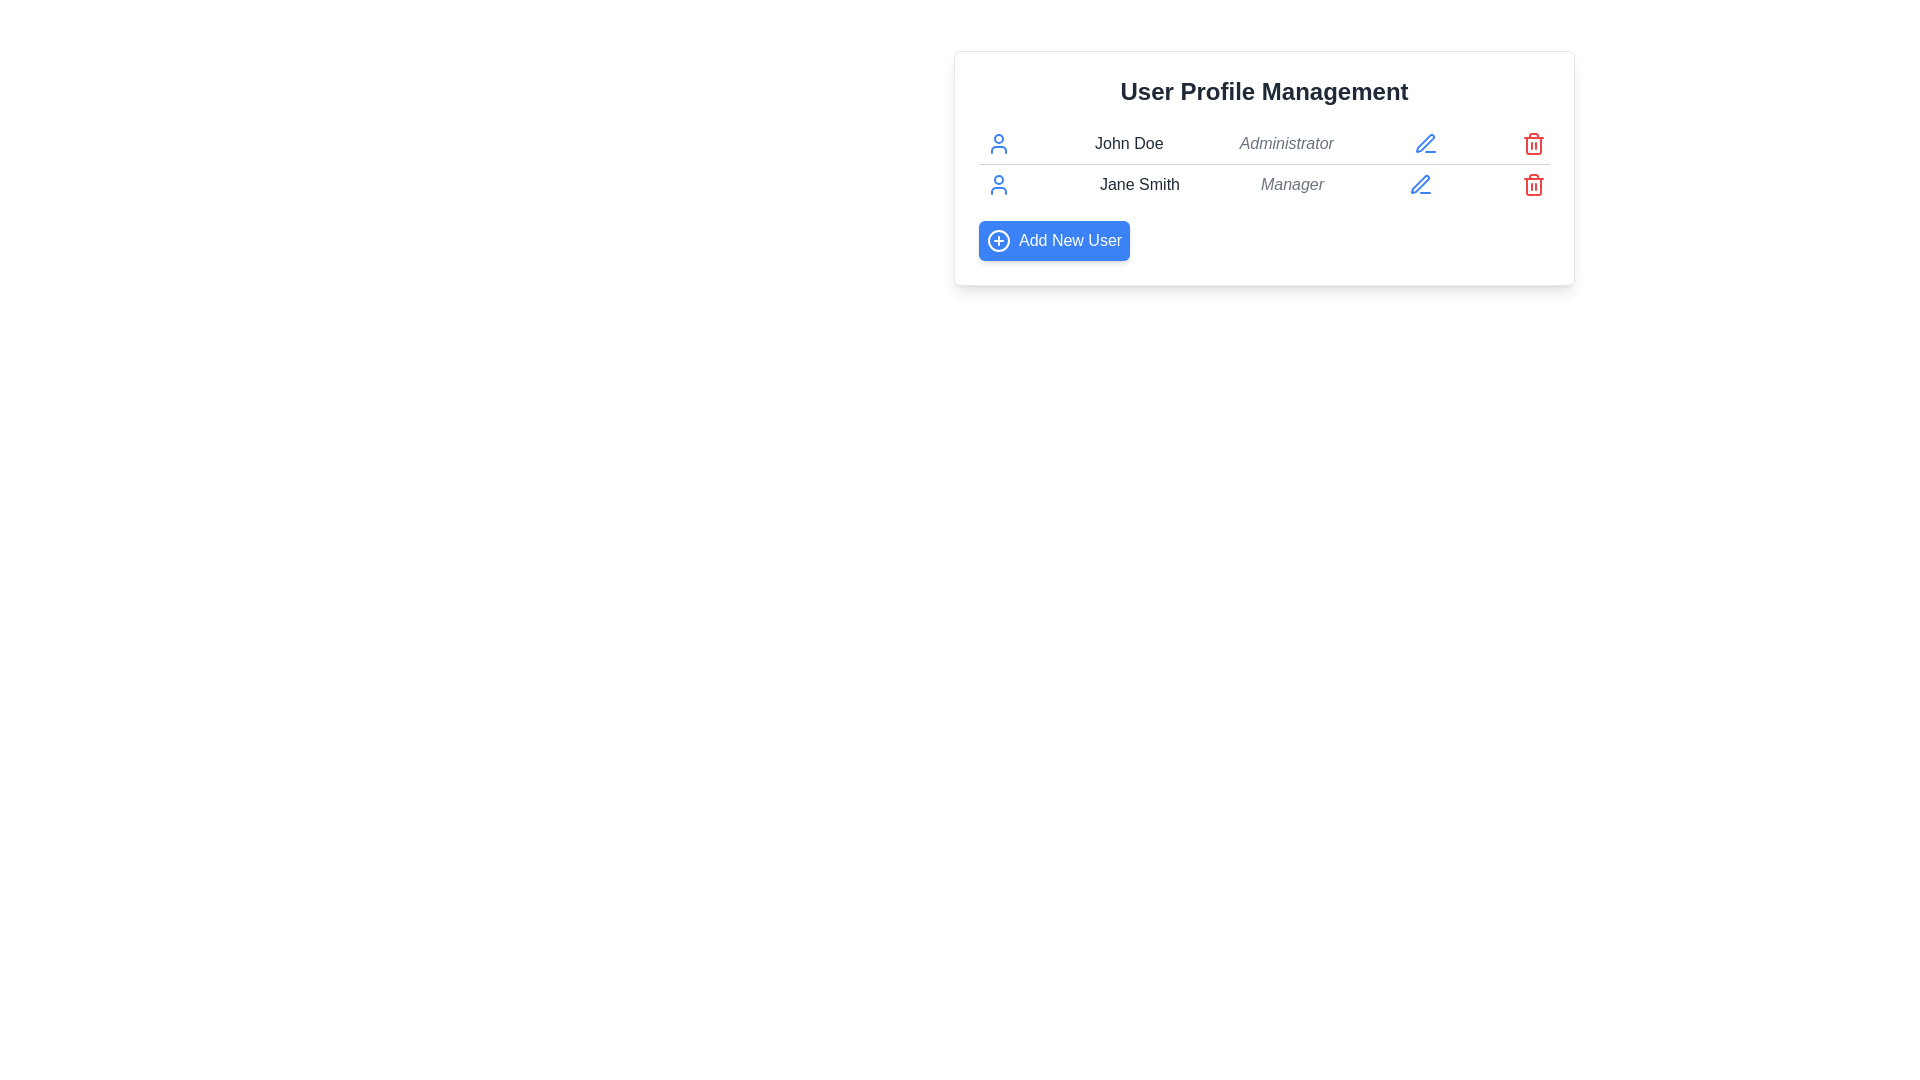  I want to click on the static text label displaying the role 'Manager' associated with the user 'Jane Smith', located in the second row of the user profile list, so click(1292, 185).